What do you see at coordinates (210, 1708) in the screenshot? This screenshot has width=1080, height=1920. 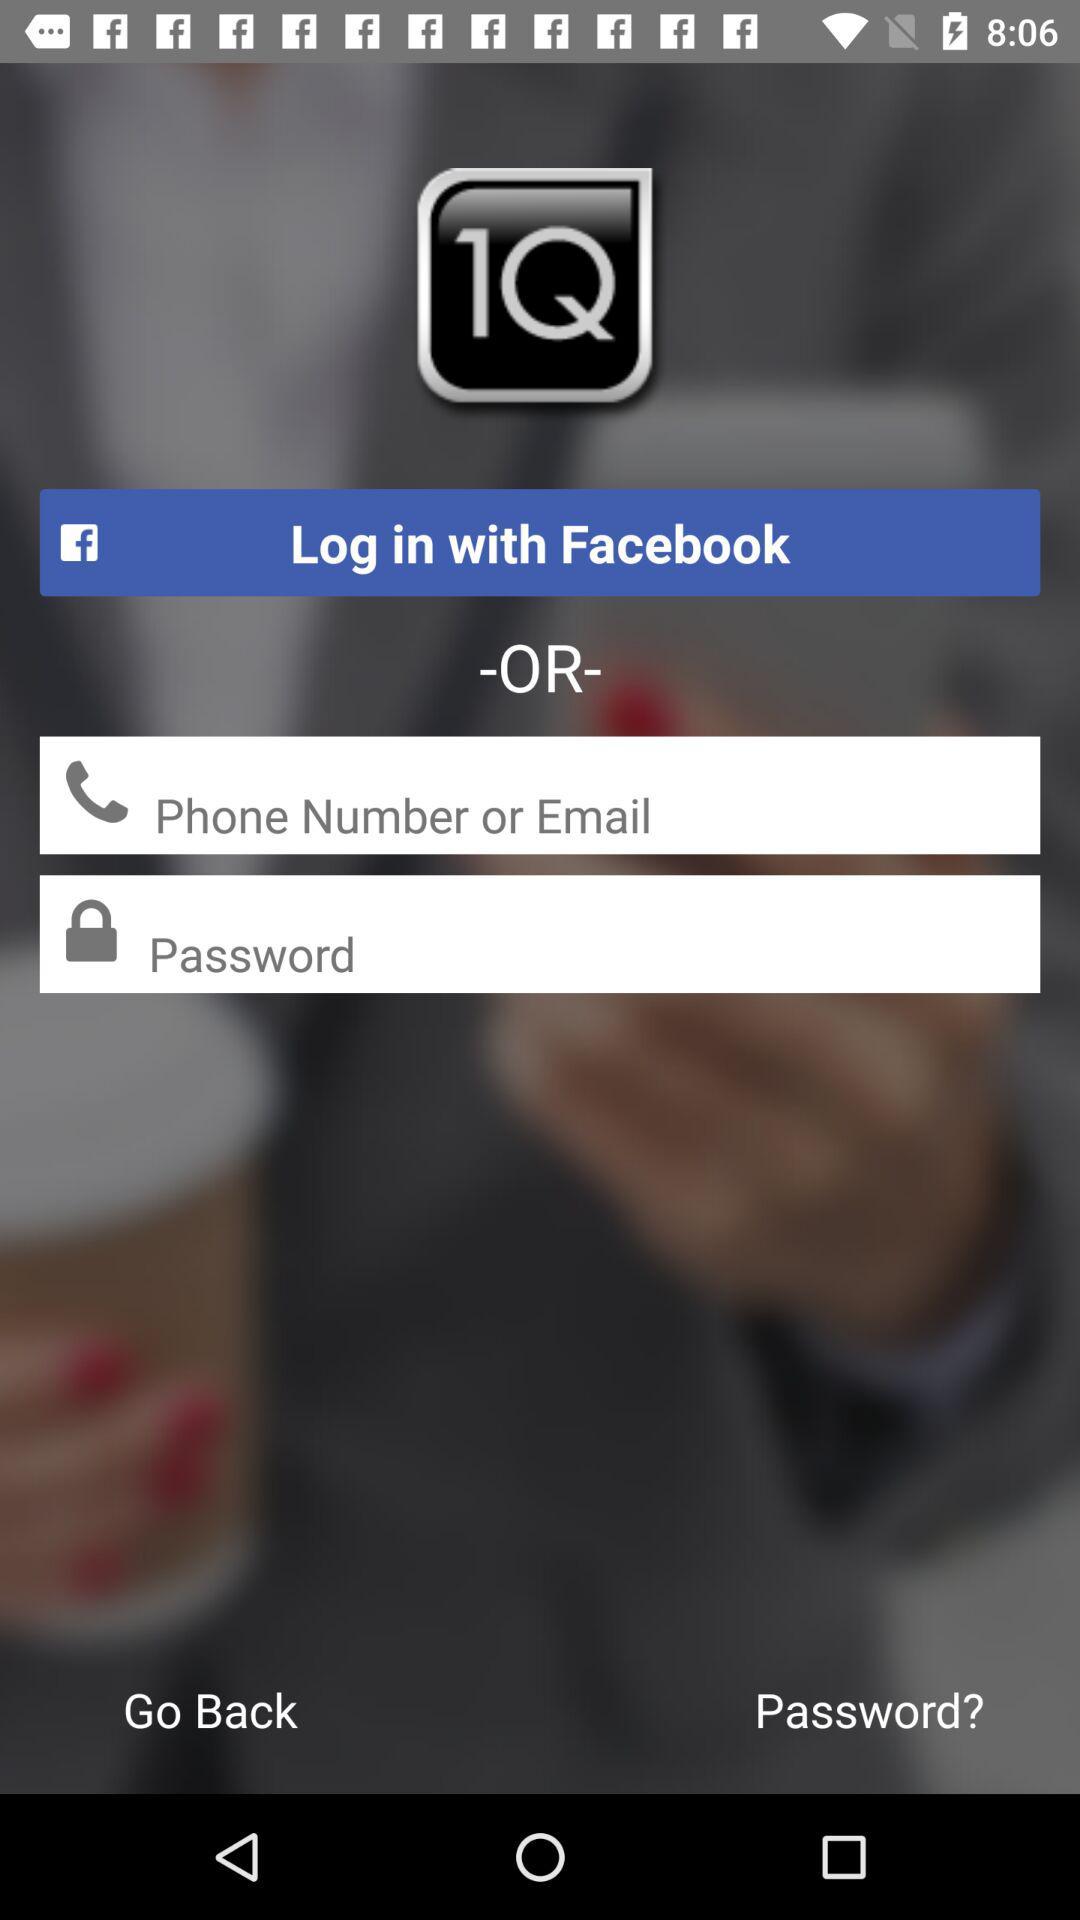 I see `go back icon` at bounding box center [210, 1708].